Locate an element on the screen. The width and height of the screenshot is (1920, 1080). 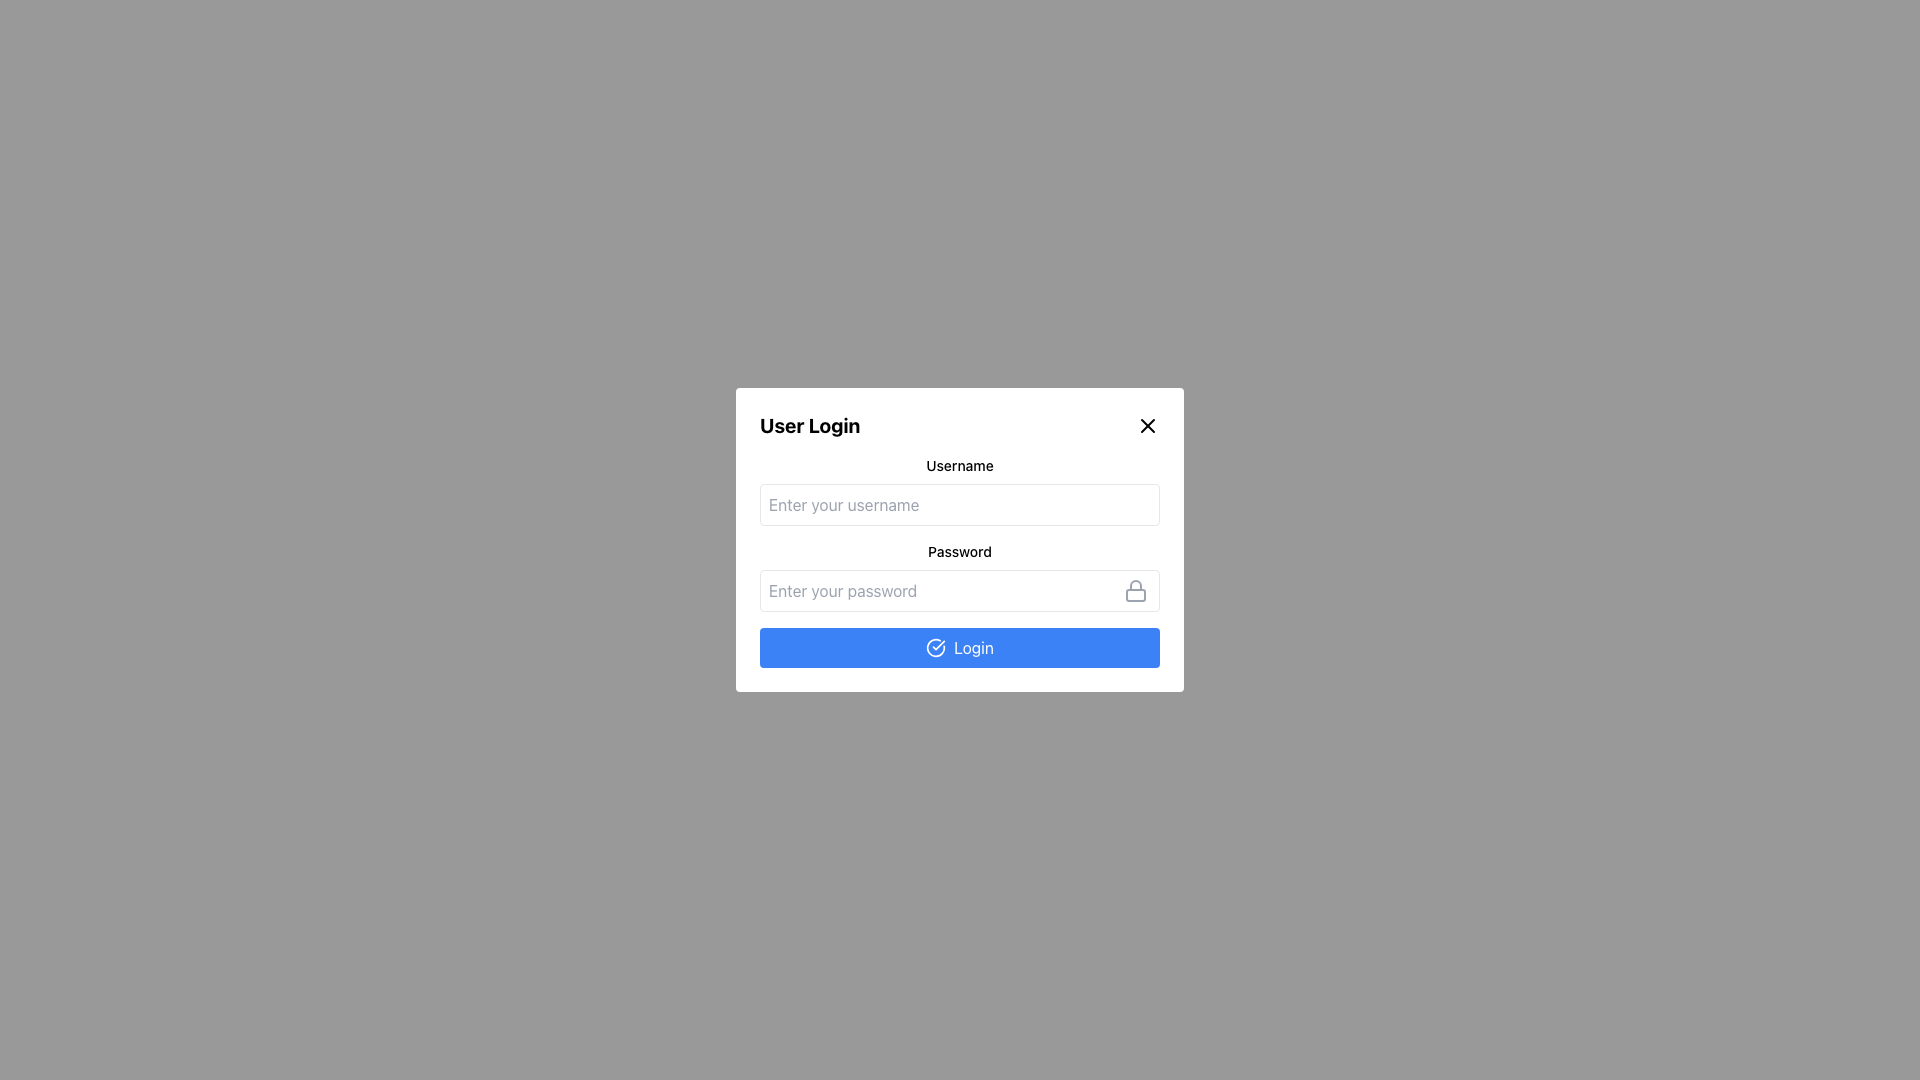
the button represented by an 'X' icon in the top-right corner of the 'User Login' dialog box to potentially reveal a hover effect is located at coordinates (1147, 424).